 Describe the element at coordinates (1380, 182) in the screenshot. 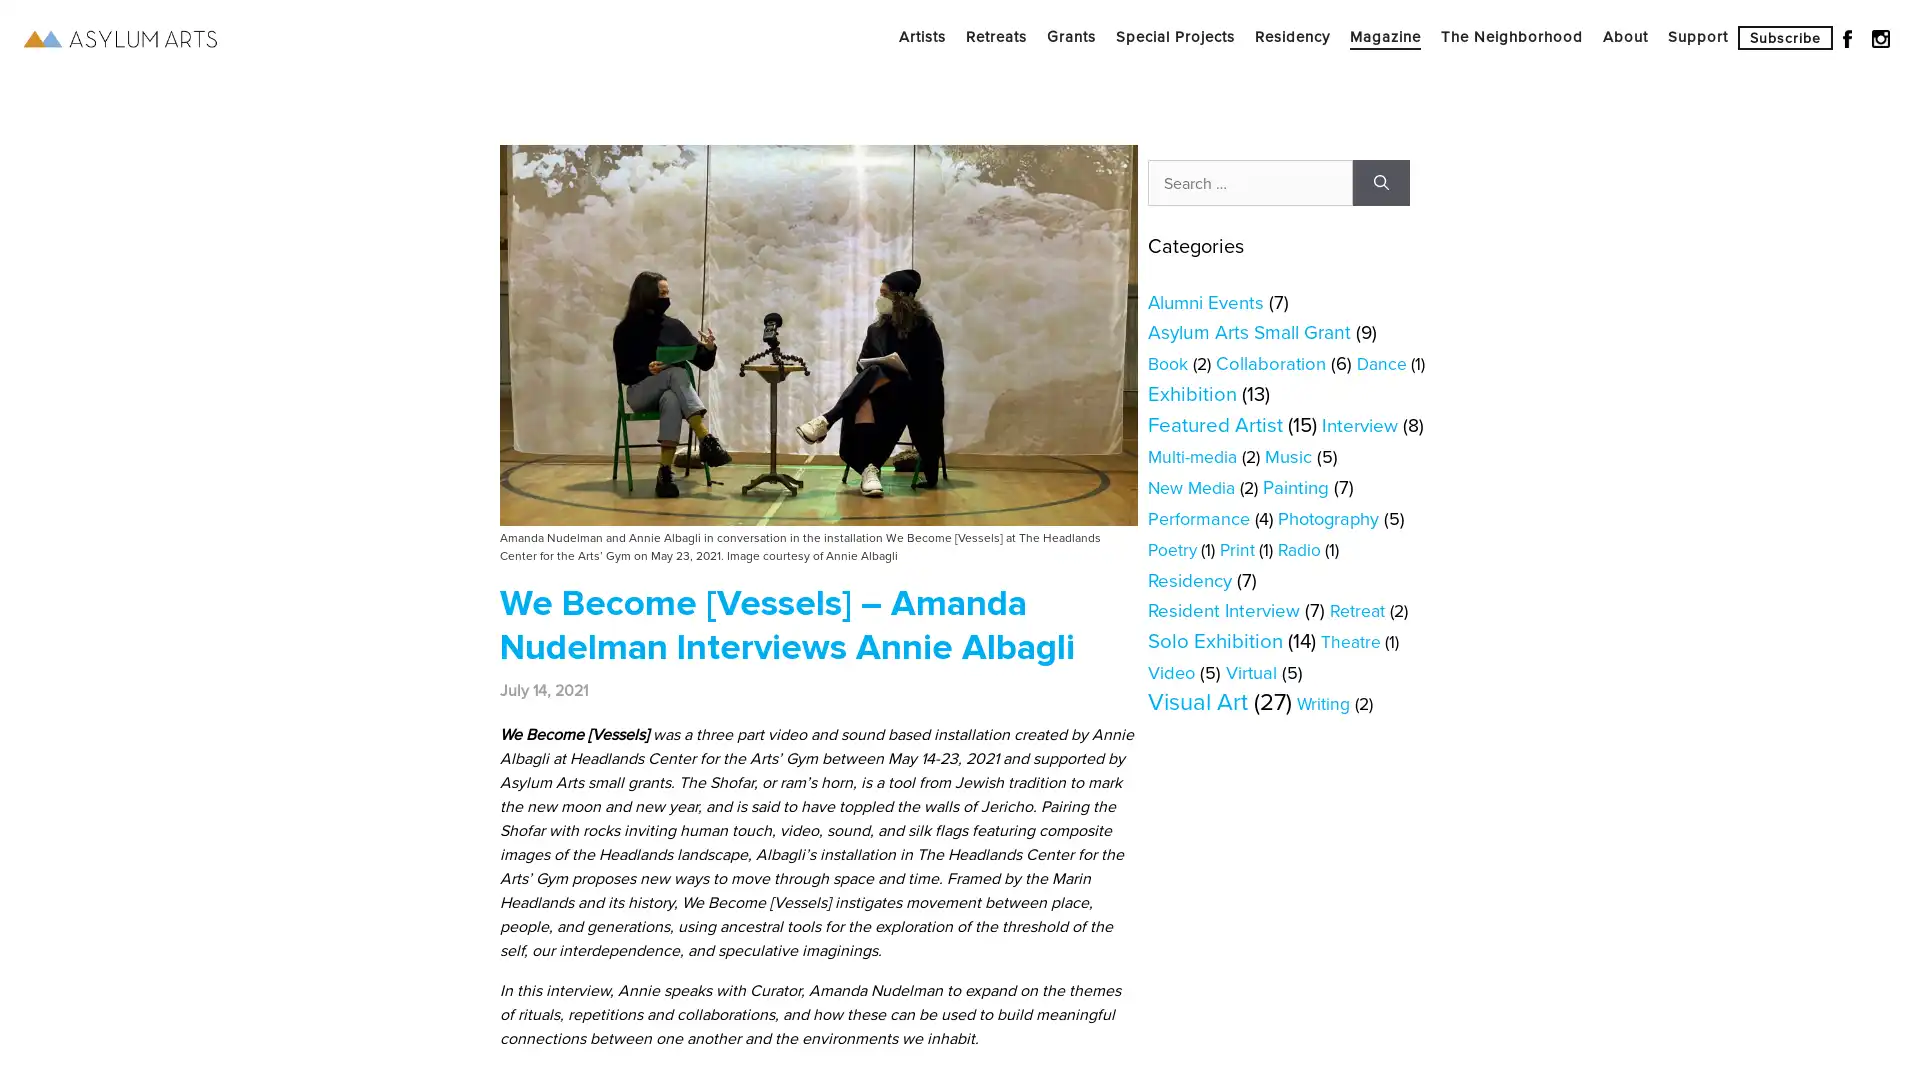

I see `Search` at that location.